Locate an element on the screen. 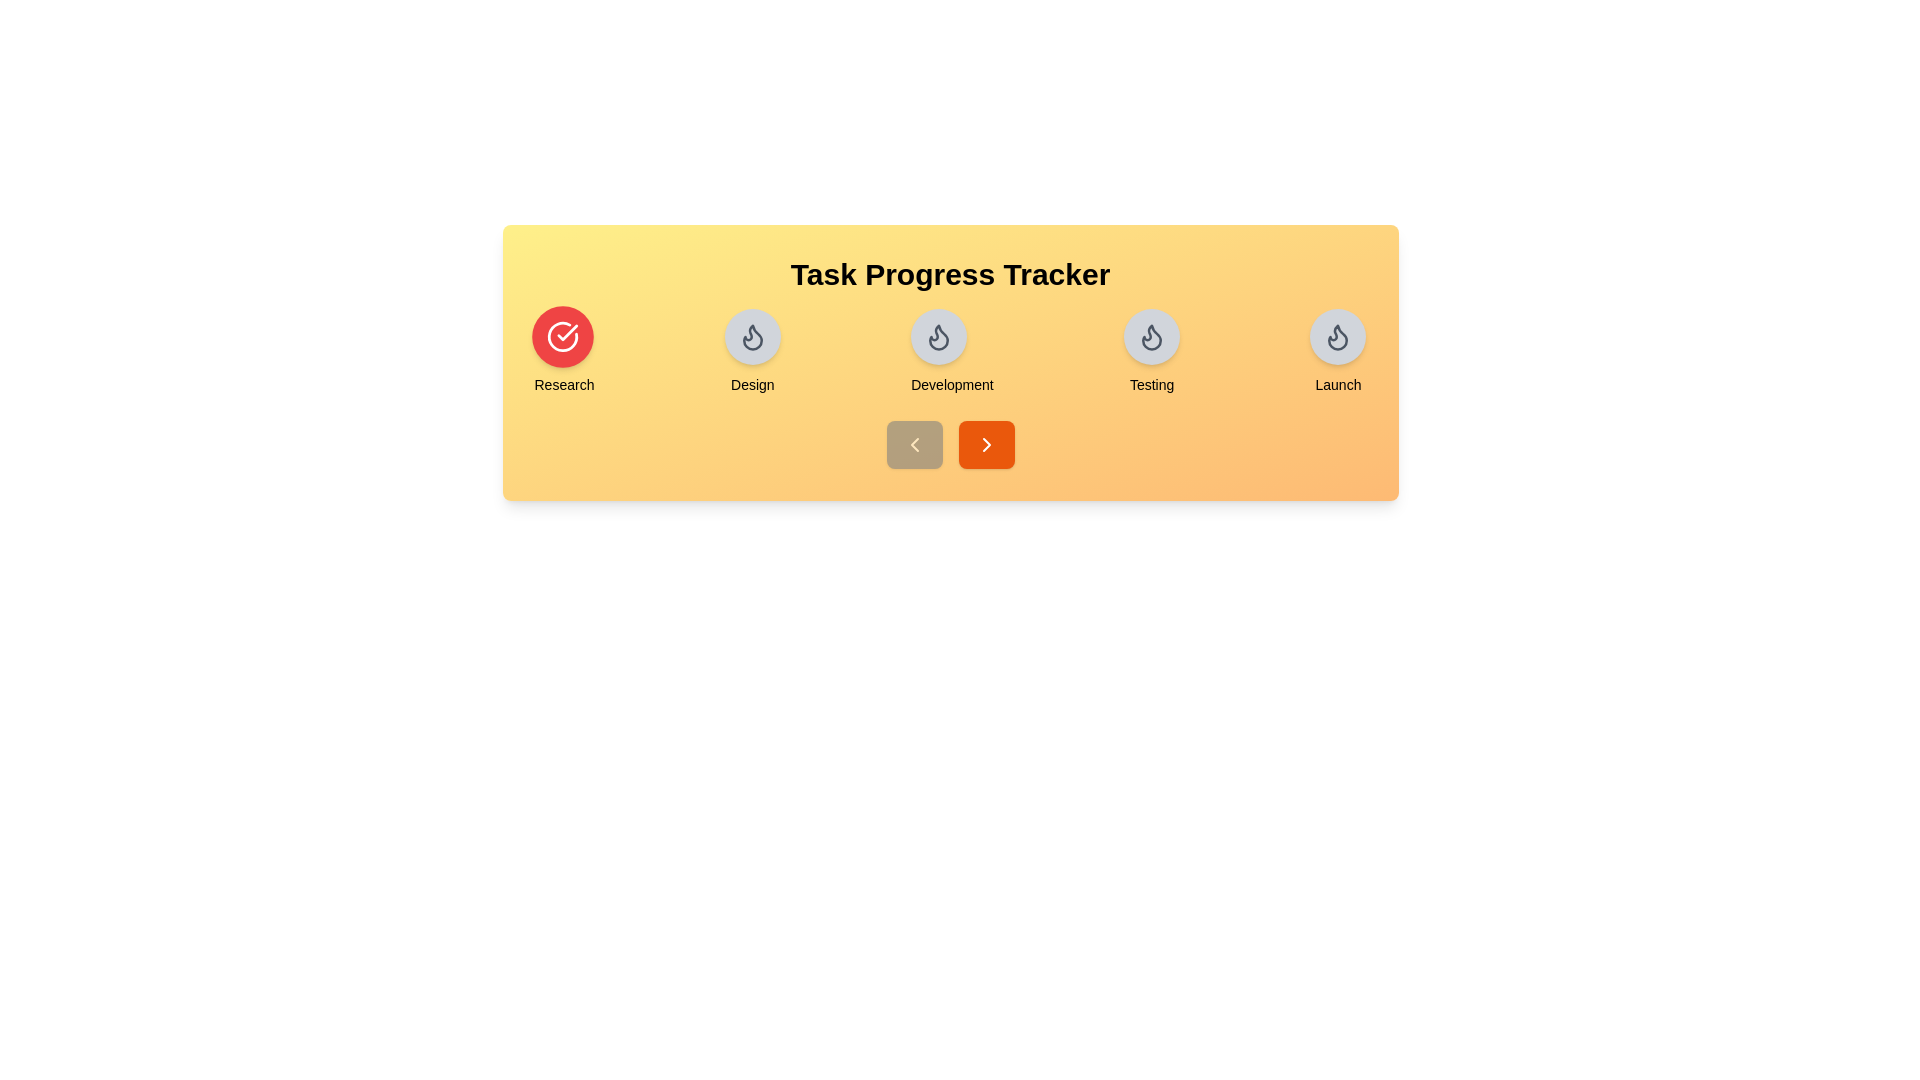  the rightmost forward navigation button located at the bottom center of the component is located at coordinates (986, 443).